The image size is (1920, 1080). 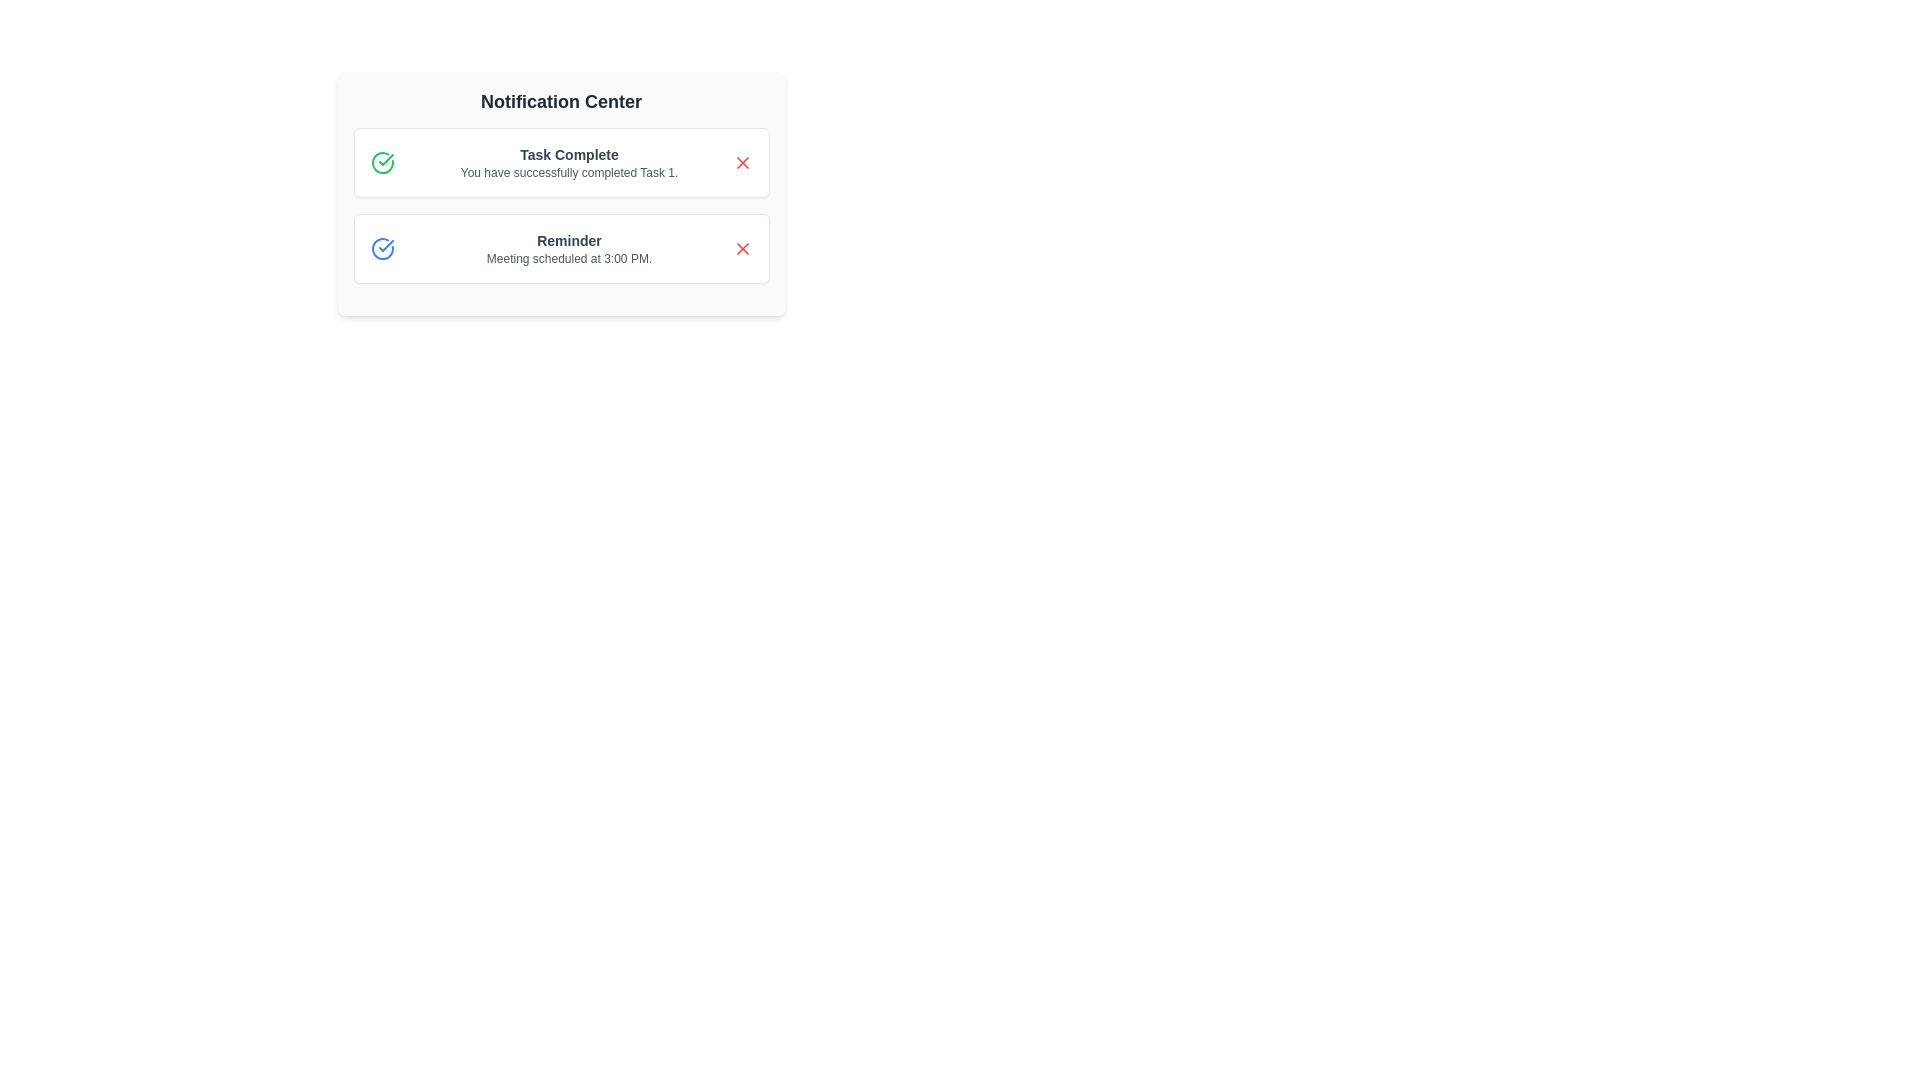 I want to click on the Notification block titled 'Task Complete', so click(x=560, y=205).